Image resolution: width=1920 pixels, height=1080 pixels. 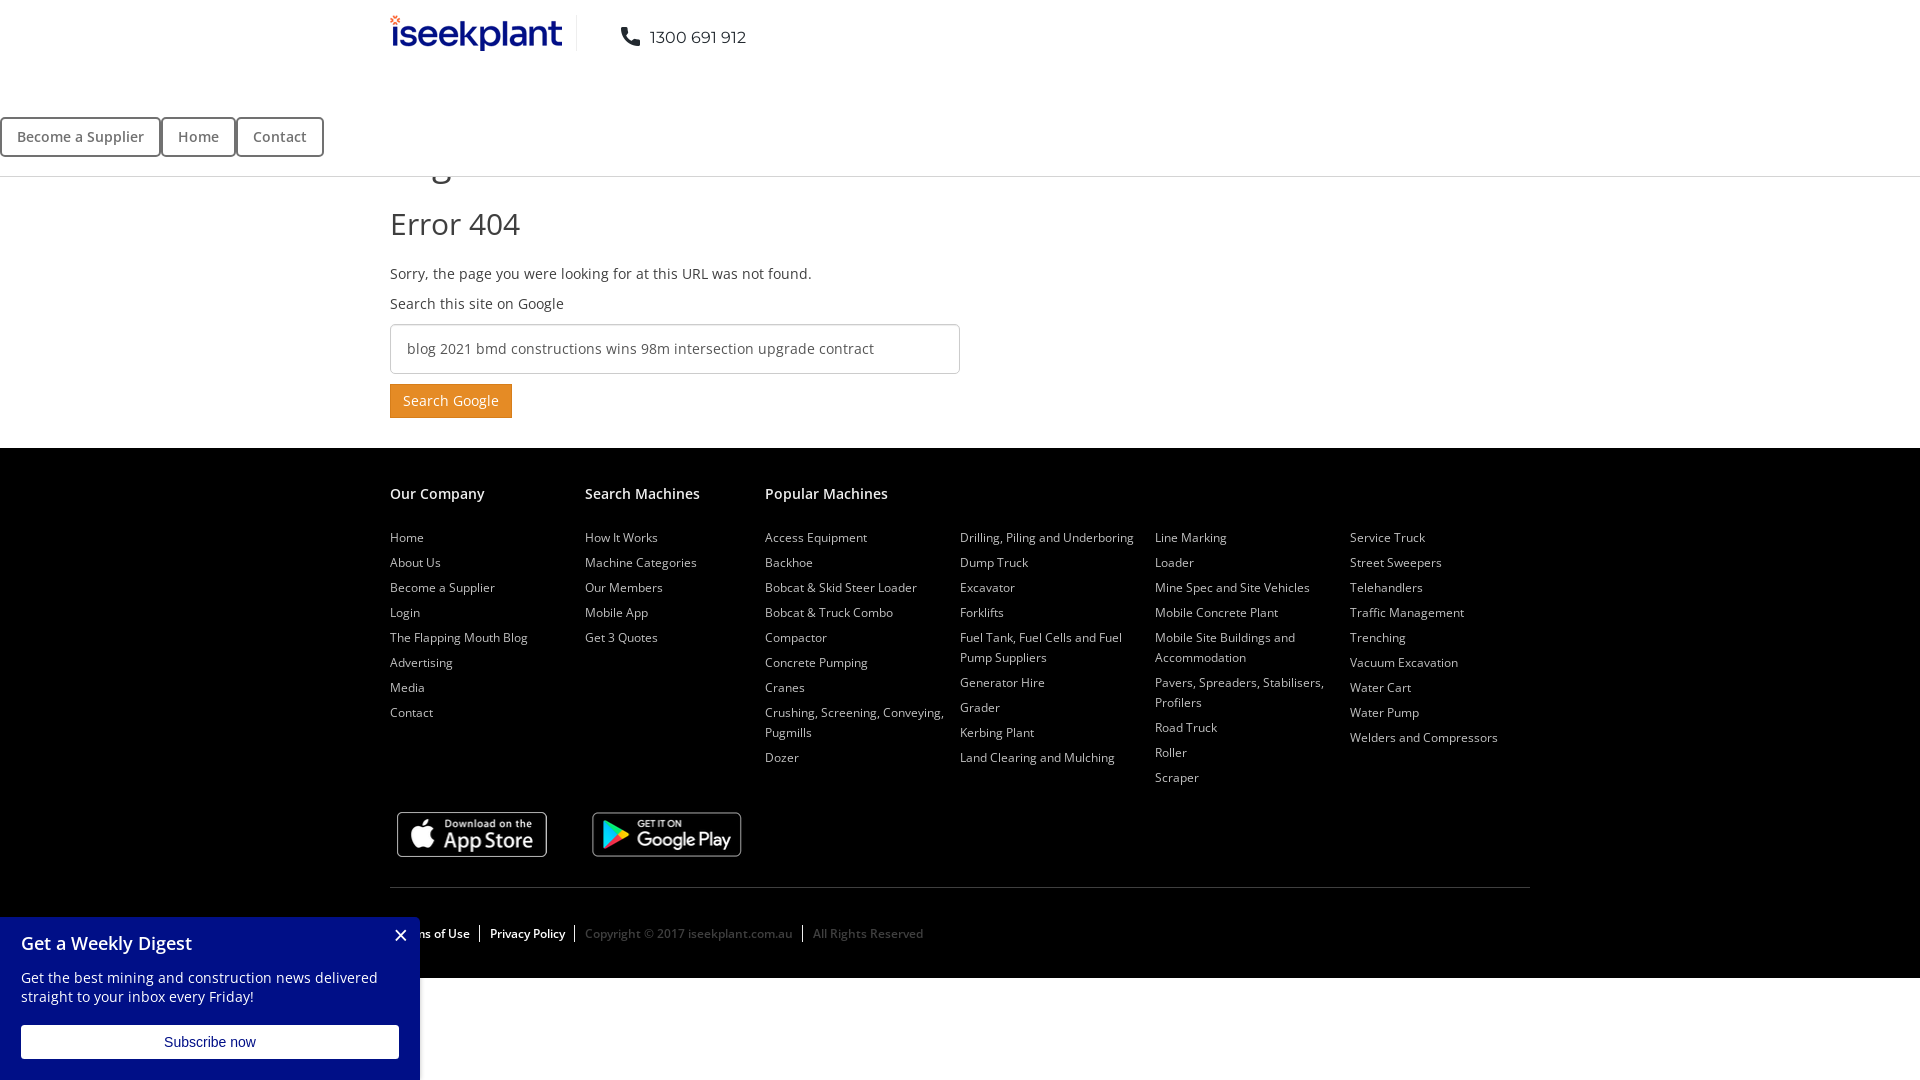 What do you see at coordinates (527, 933) in the screenshot?
I see `'Privacy Policy'` at bounding box center [527, 933].